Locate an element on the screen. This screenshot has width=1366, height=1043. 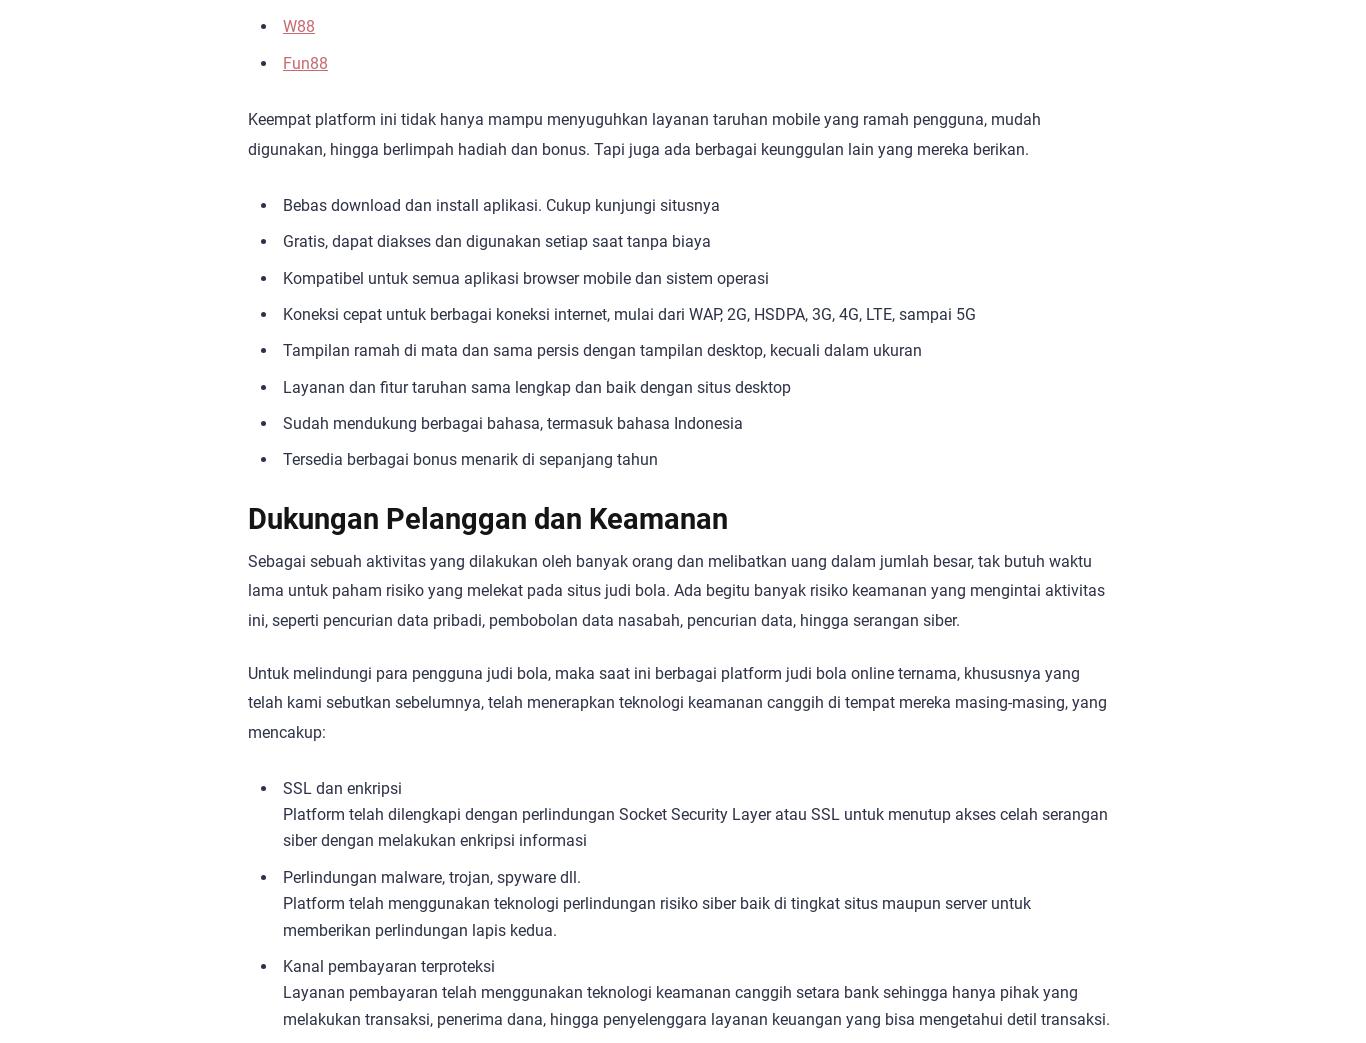
'Layanan pembayaran telah menggunakan teknologi keamanan canggih setara bank sehingga hanya pihak yang melakukan transaksi, penerima dana, hingga penyelenggara layanan keuangan yang bisa mengetahui detil transaksi.' is located at coordinates (696, 1005).